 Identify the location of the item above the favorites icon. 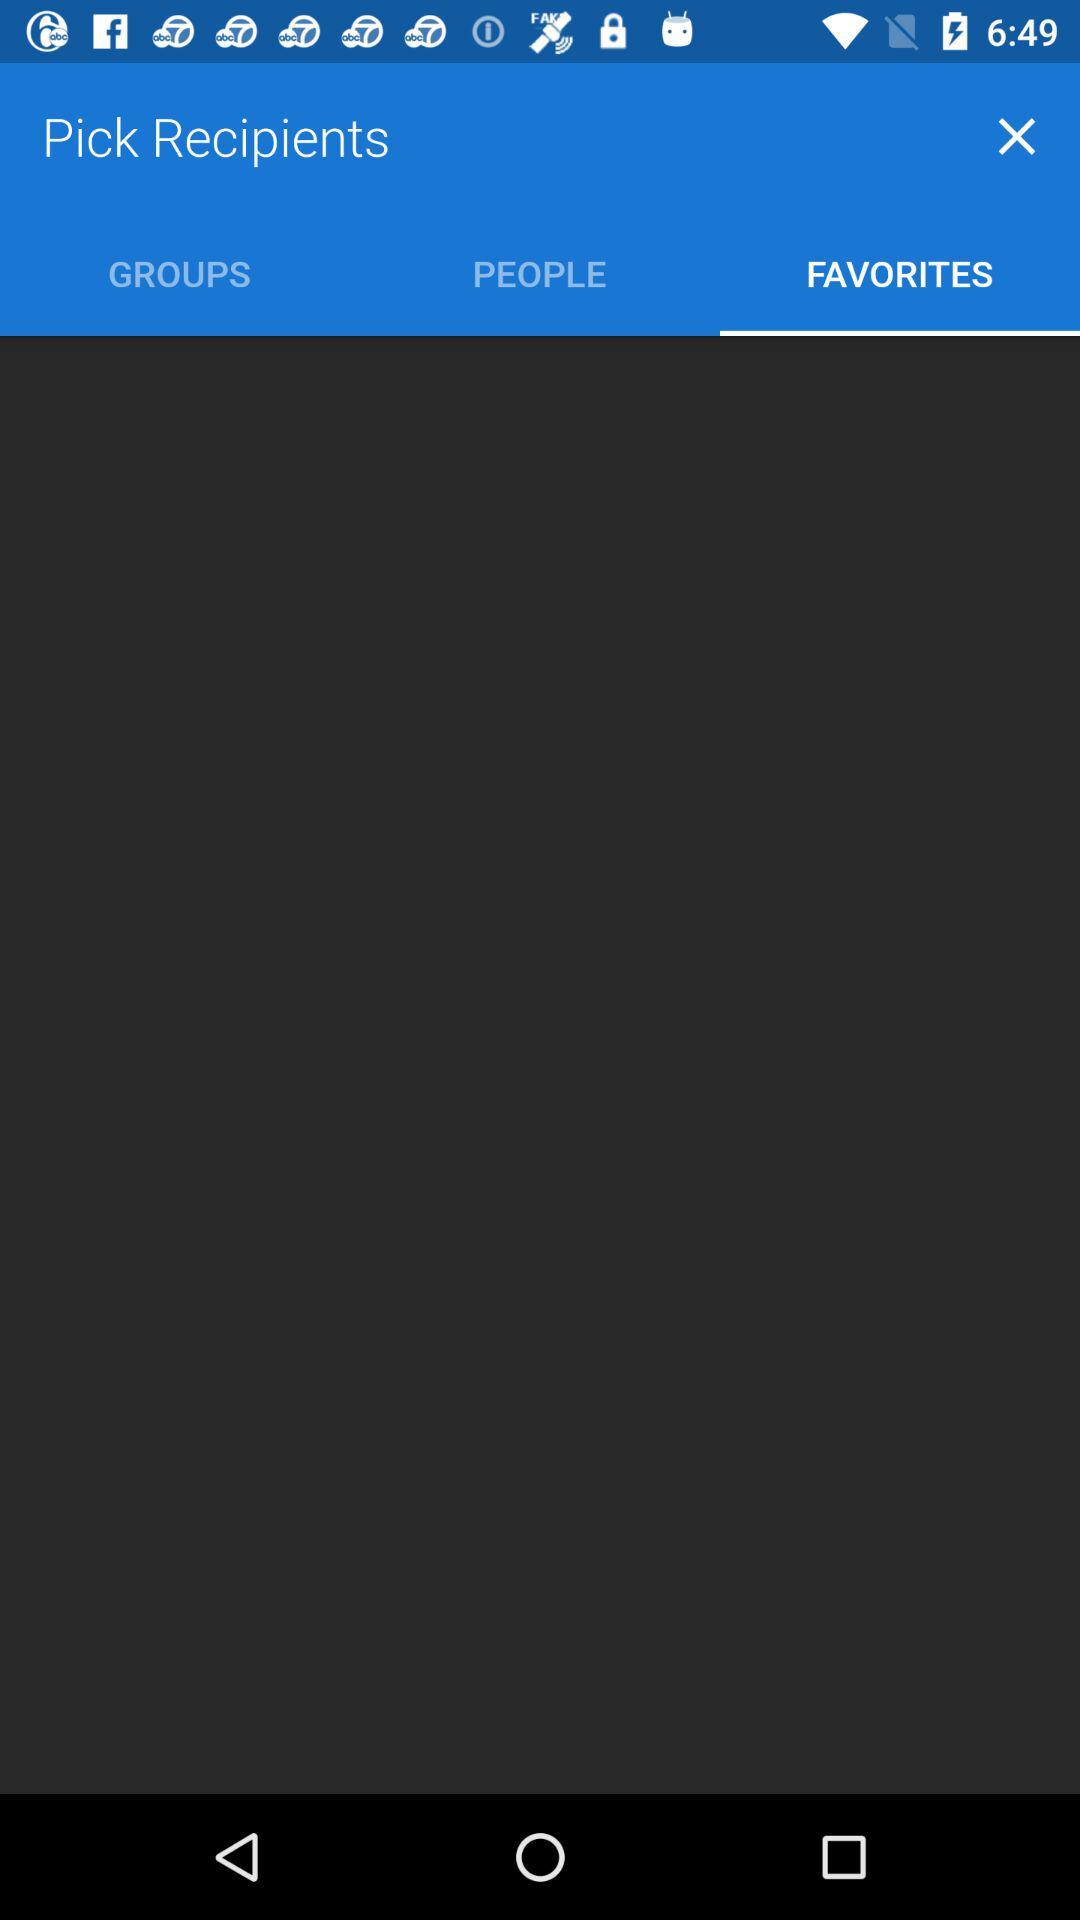
(1017, 135).